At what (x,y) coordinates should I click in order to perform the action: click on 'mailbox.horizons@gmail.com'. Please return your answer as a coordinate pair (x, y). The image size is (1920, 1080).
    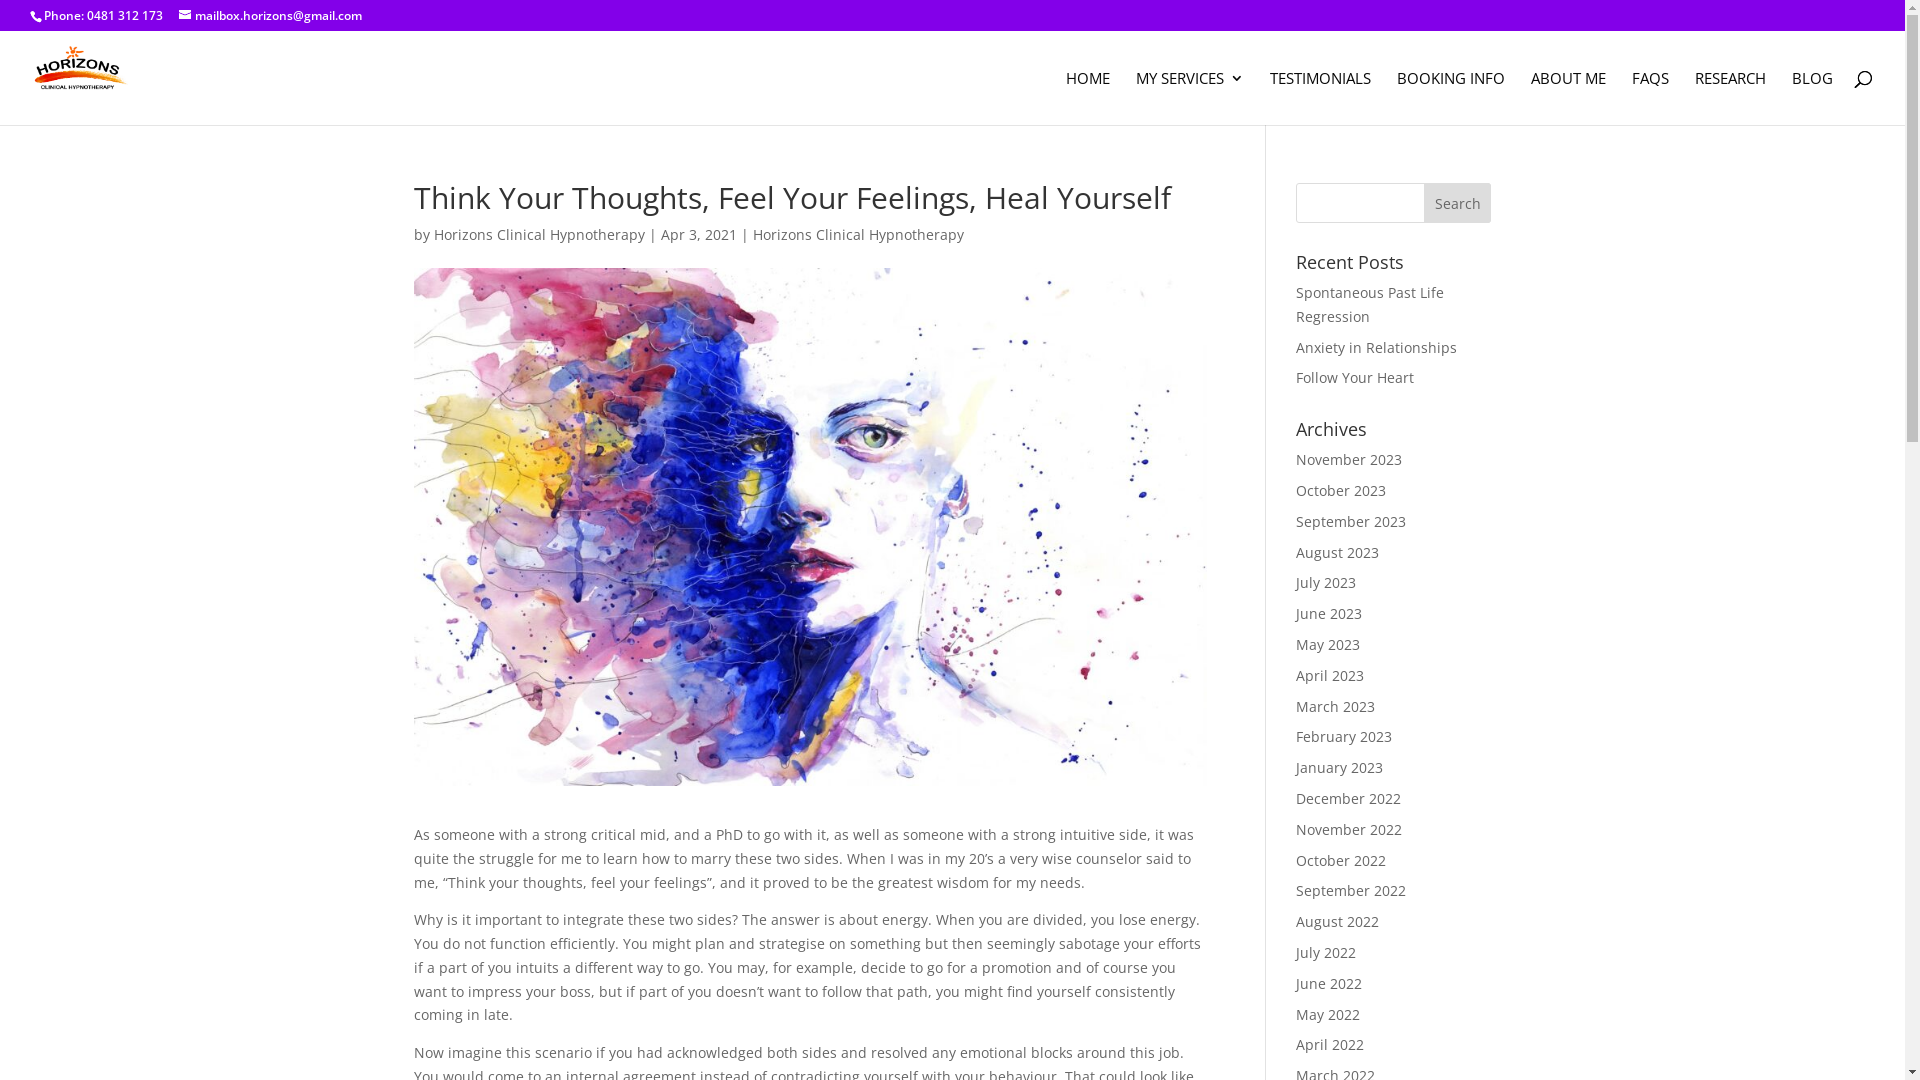
    Looking at the image, I should click on (178, 15).